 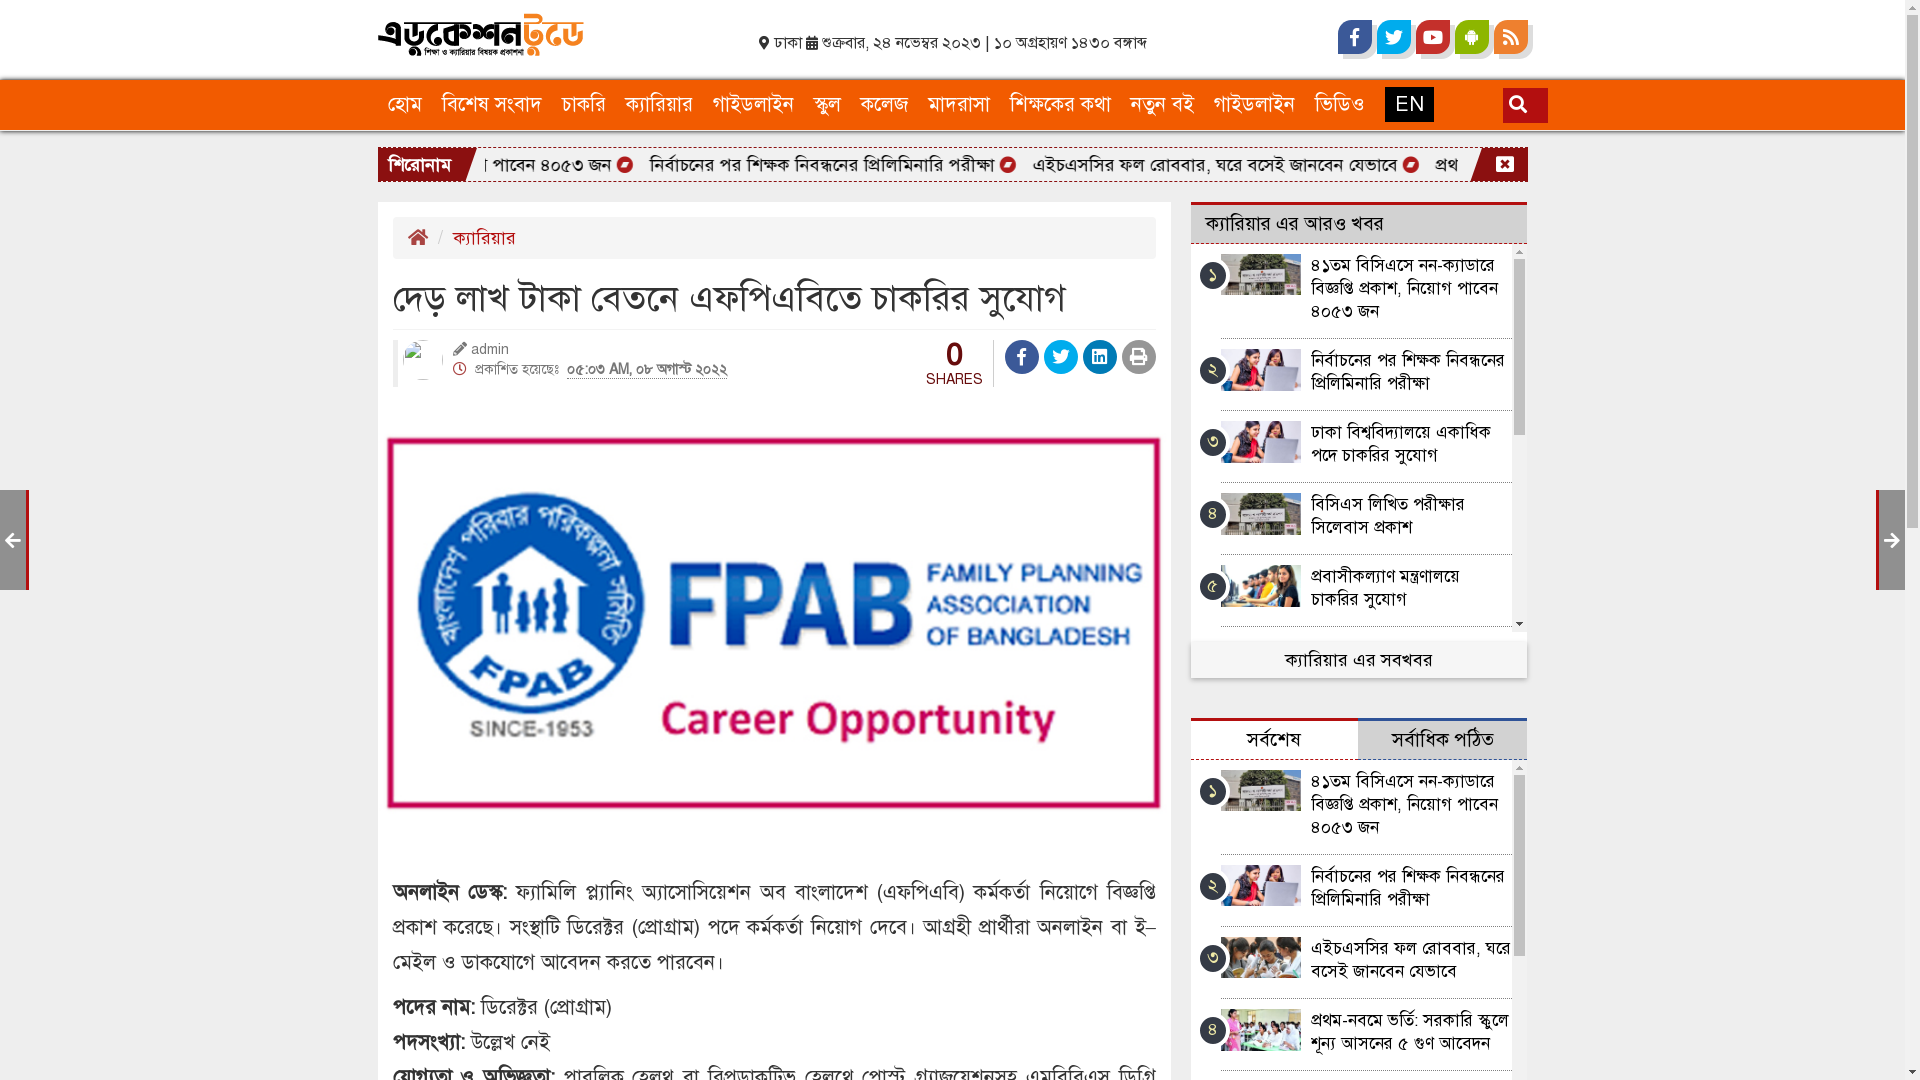 I want to click on 'Click to close', so click(x=1505, y=164).